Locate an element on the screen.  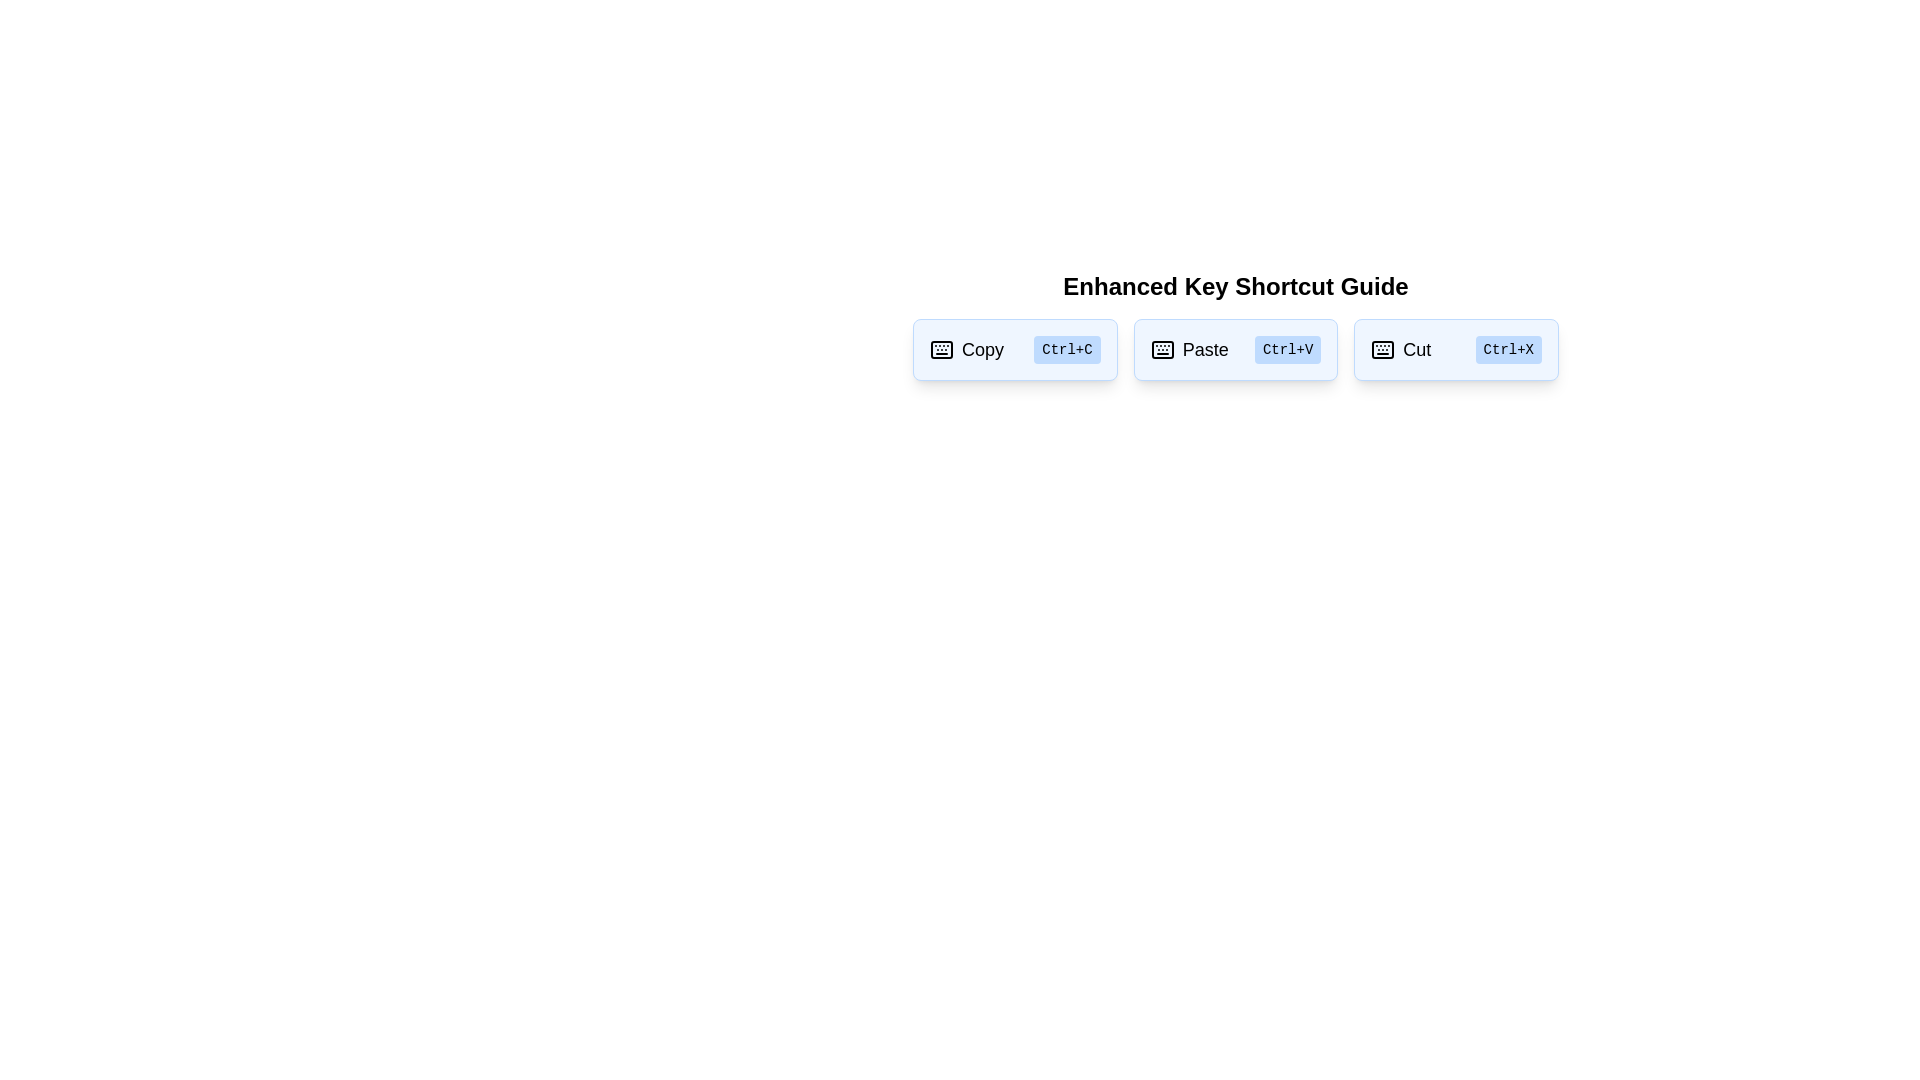
the interactive label with the keyboard icon and the text 'Cut' is located at coordinates (1400, 349).